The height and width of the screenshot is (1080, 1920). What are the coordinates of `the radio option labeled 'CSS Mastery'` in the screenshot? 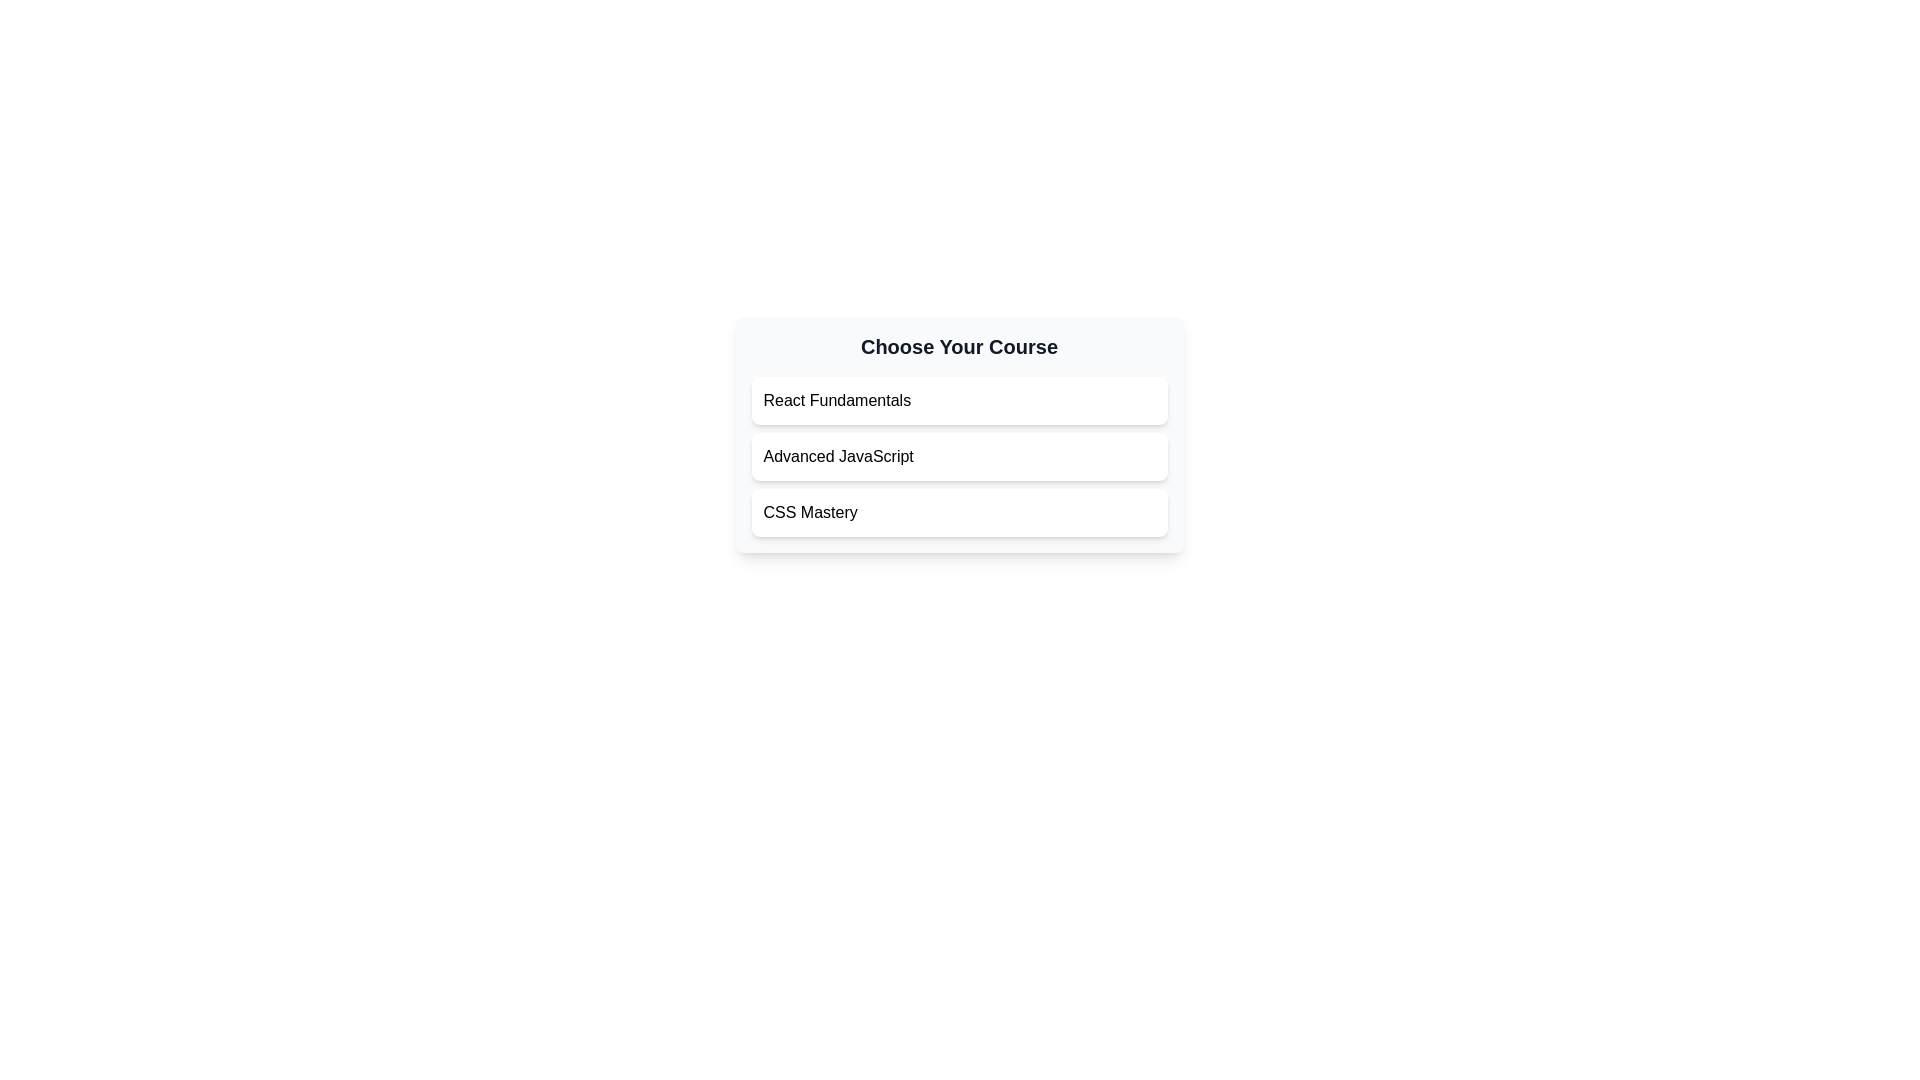 It's located at (958, 512).